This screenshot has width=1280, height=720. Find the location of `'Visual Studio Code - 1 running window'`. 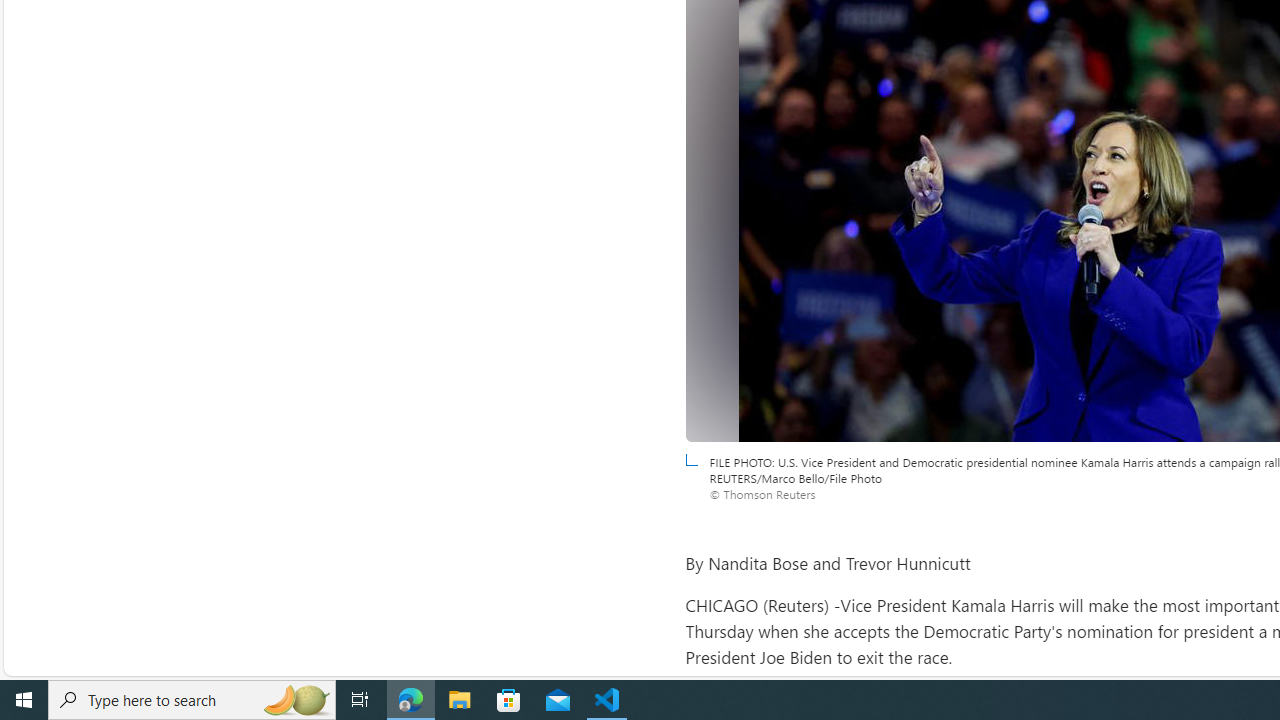

'Visual Studio Code - 1 running window' is located at coordinates (606, 698).